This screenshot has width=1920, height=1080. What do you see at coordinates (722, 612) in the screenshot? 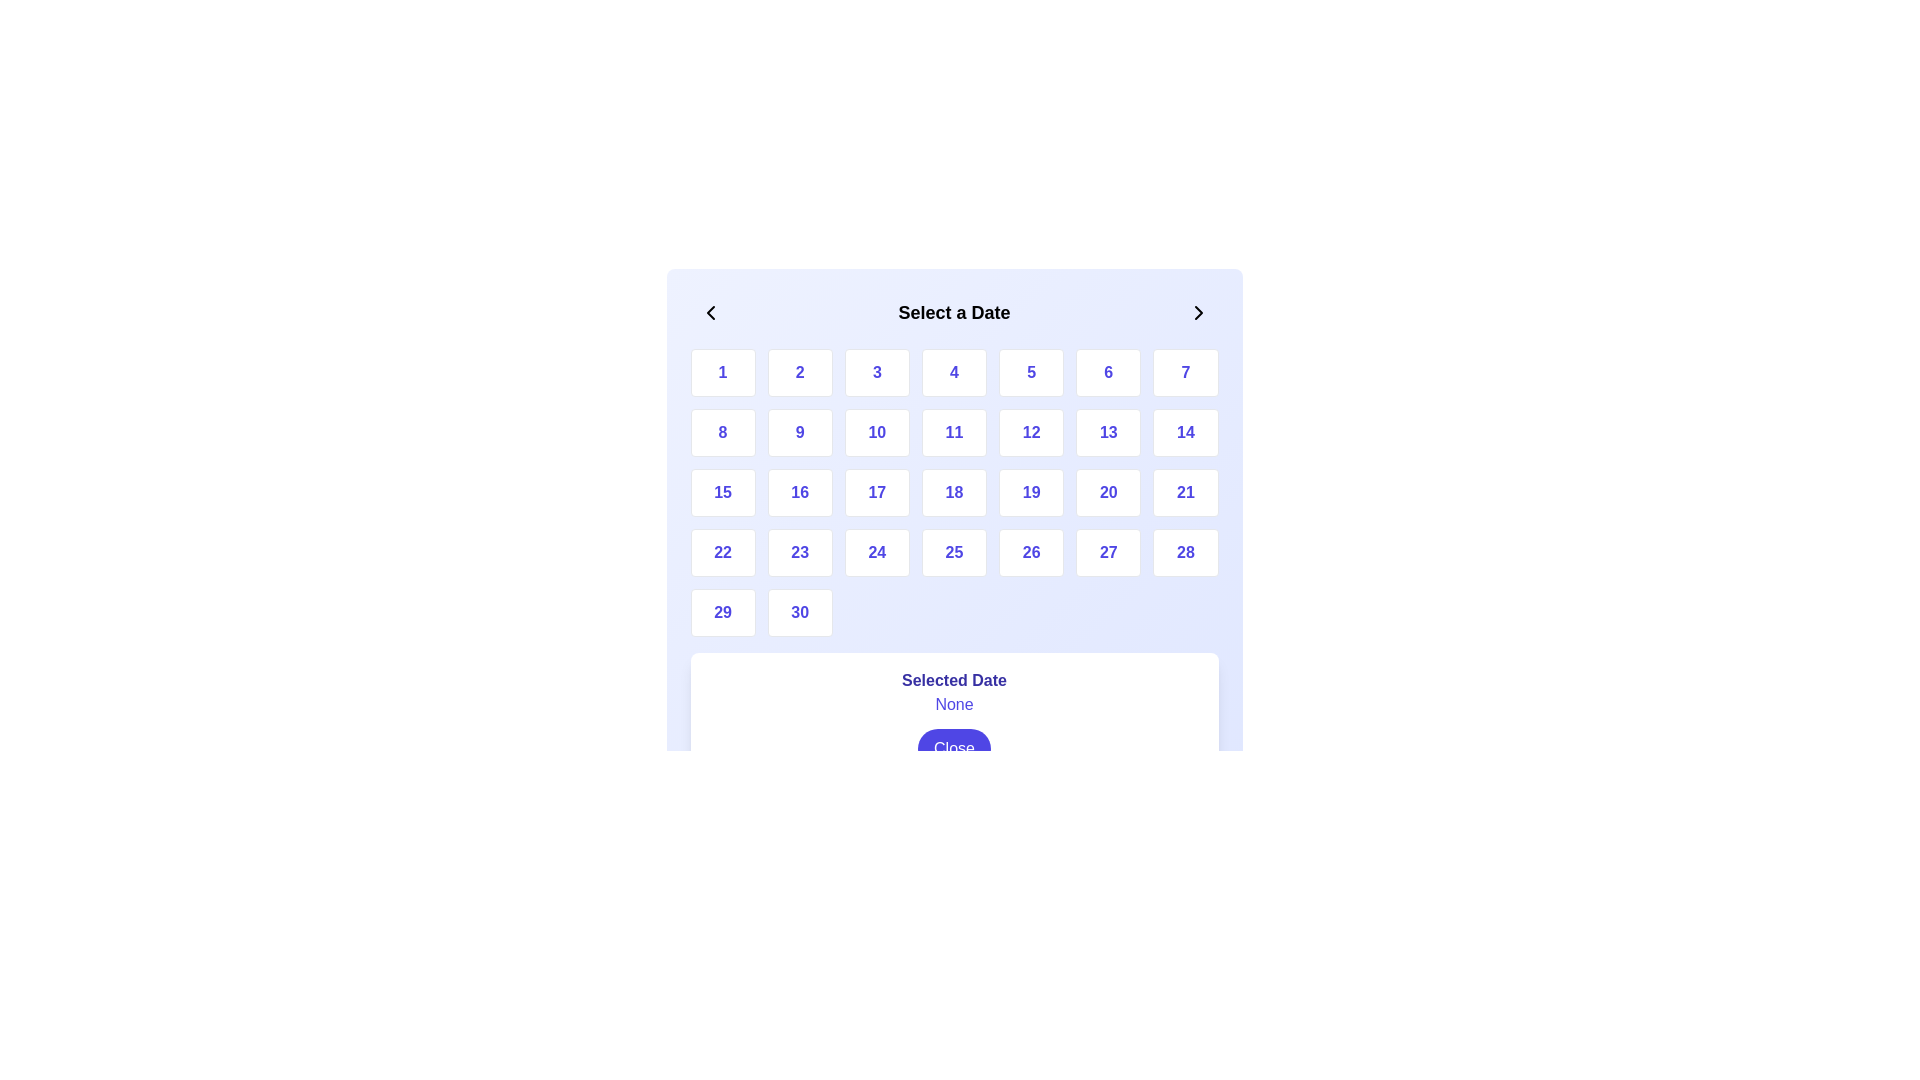
I see `the selectable date button for the 29th of the month` at bounding box center [722, 612].